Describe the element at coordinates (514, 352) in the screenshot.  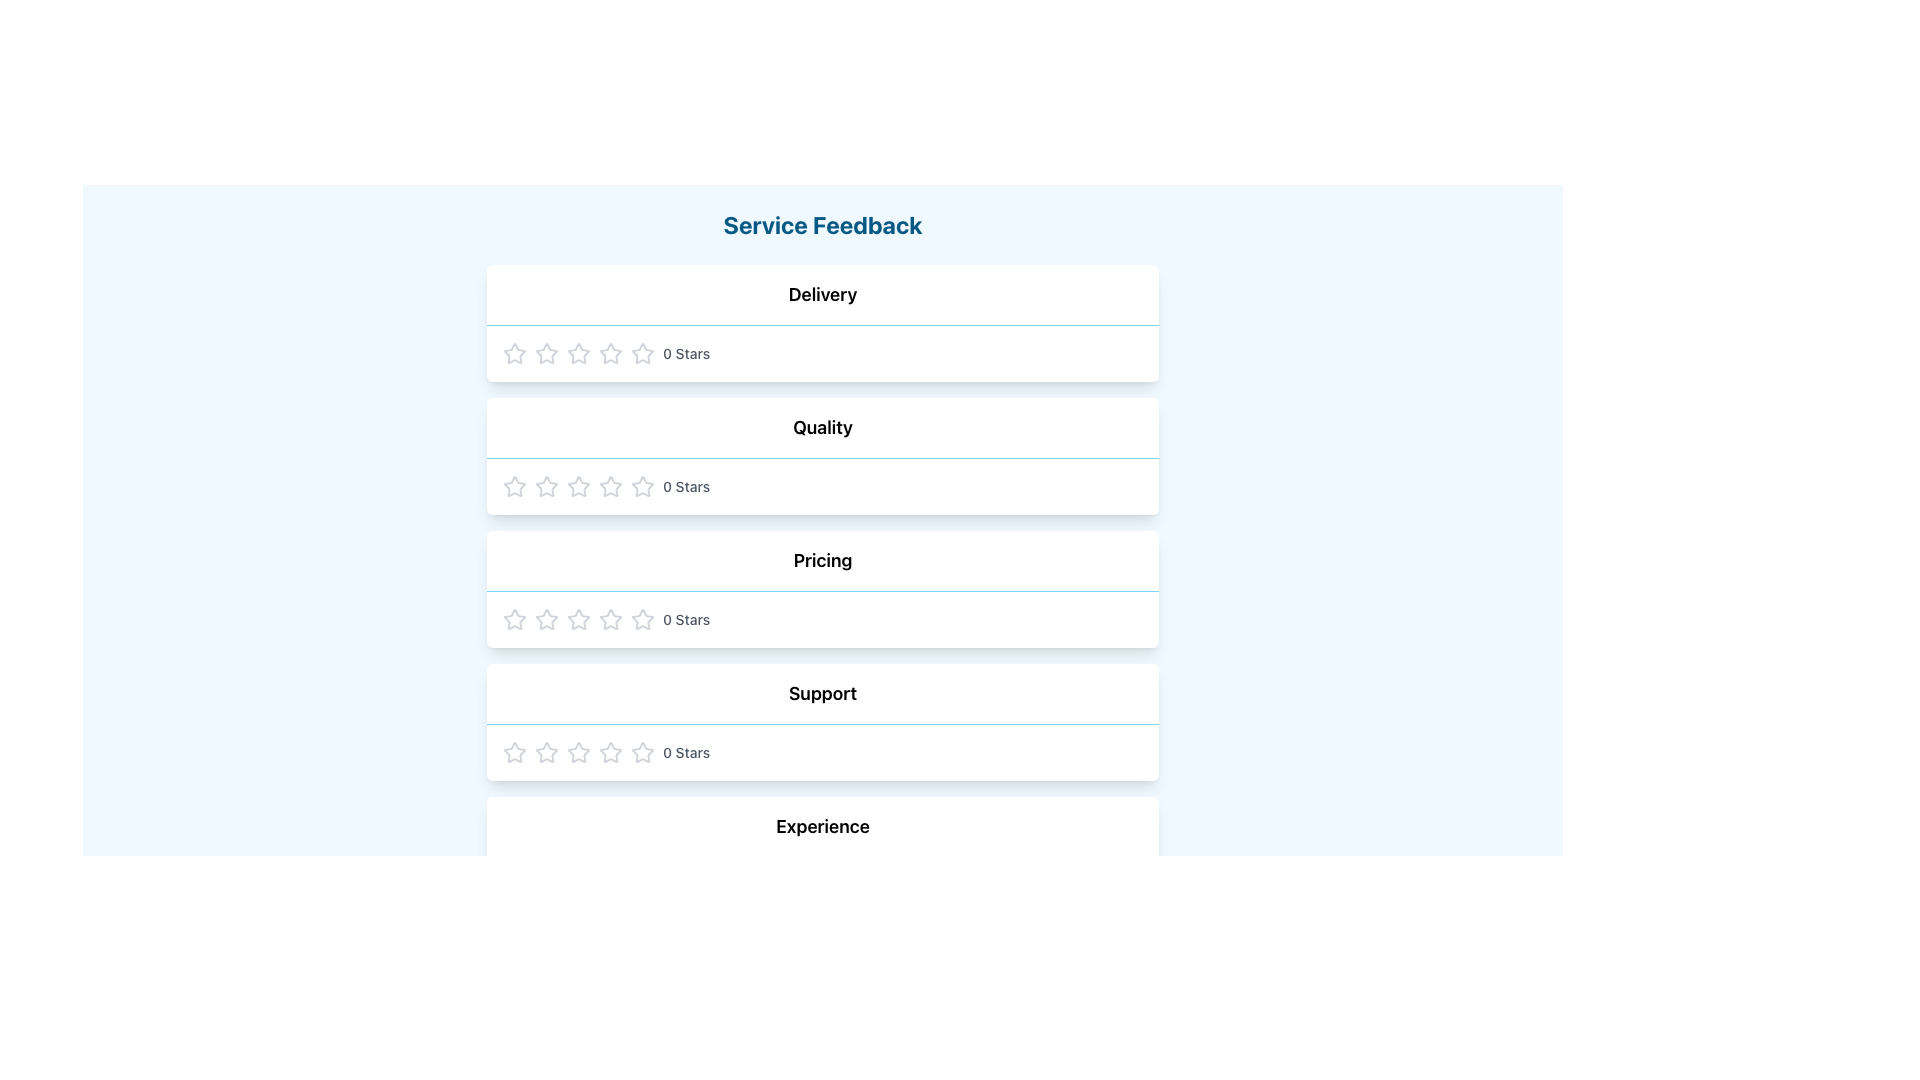
I see `the first hollow star icon in the row of five stars for the 'Delivery' rating` at that location.